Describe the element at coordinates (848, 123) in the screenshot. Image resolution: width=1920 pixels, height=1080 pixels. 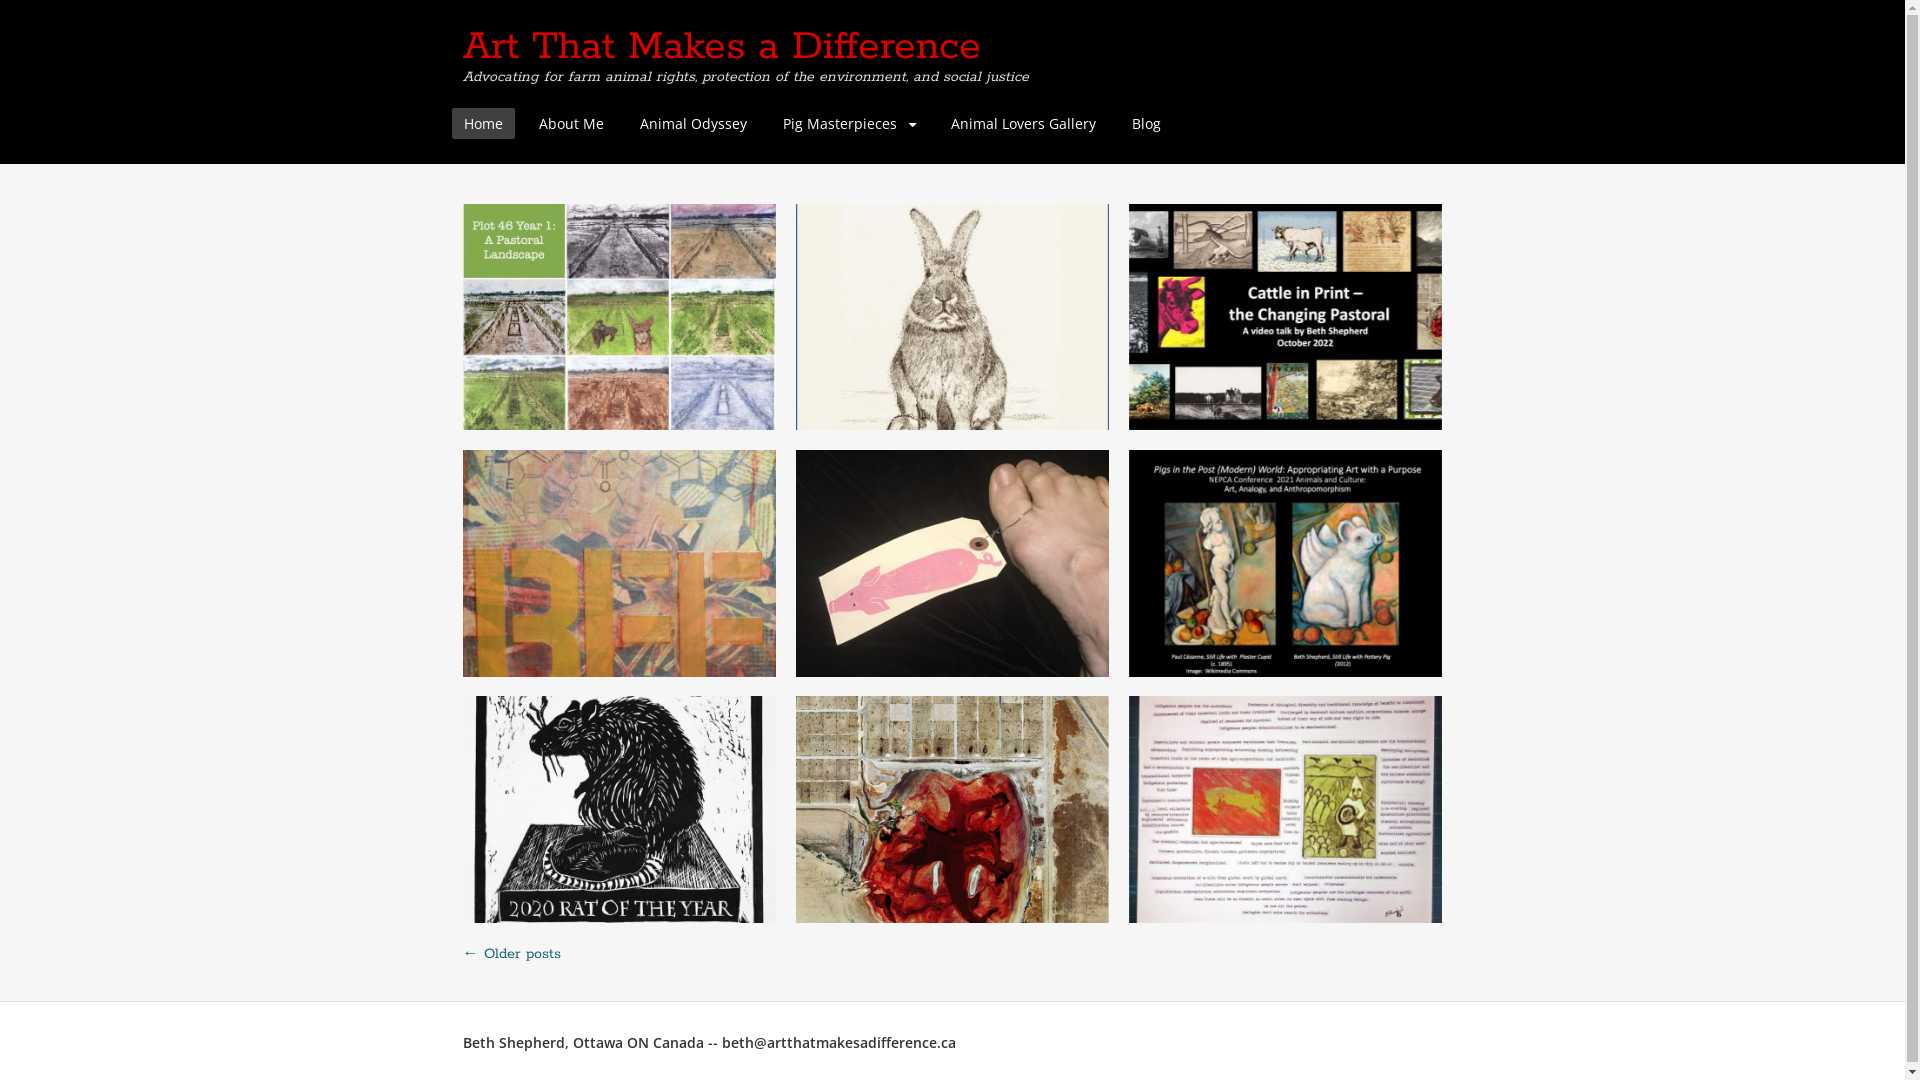
I see `'Pig Masterpieces'` at that location.